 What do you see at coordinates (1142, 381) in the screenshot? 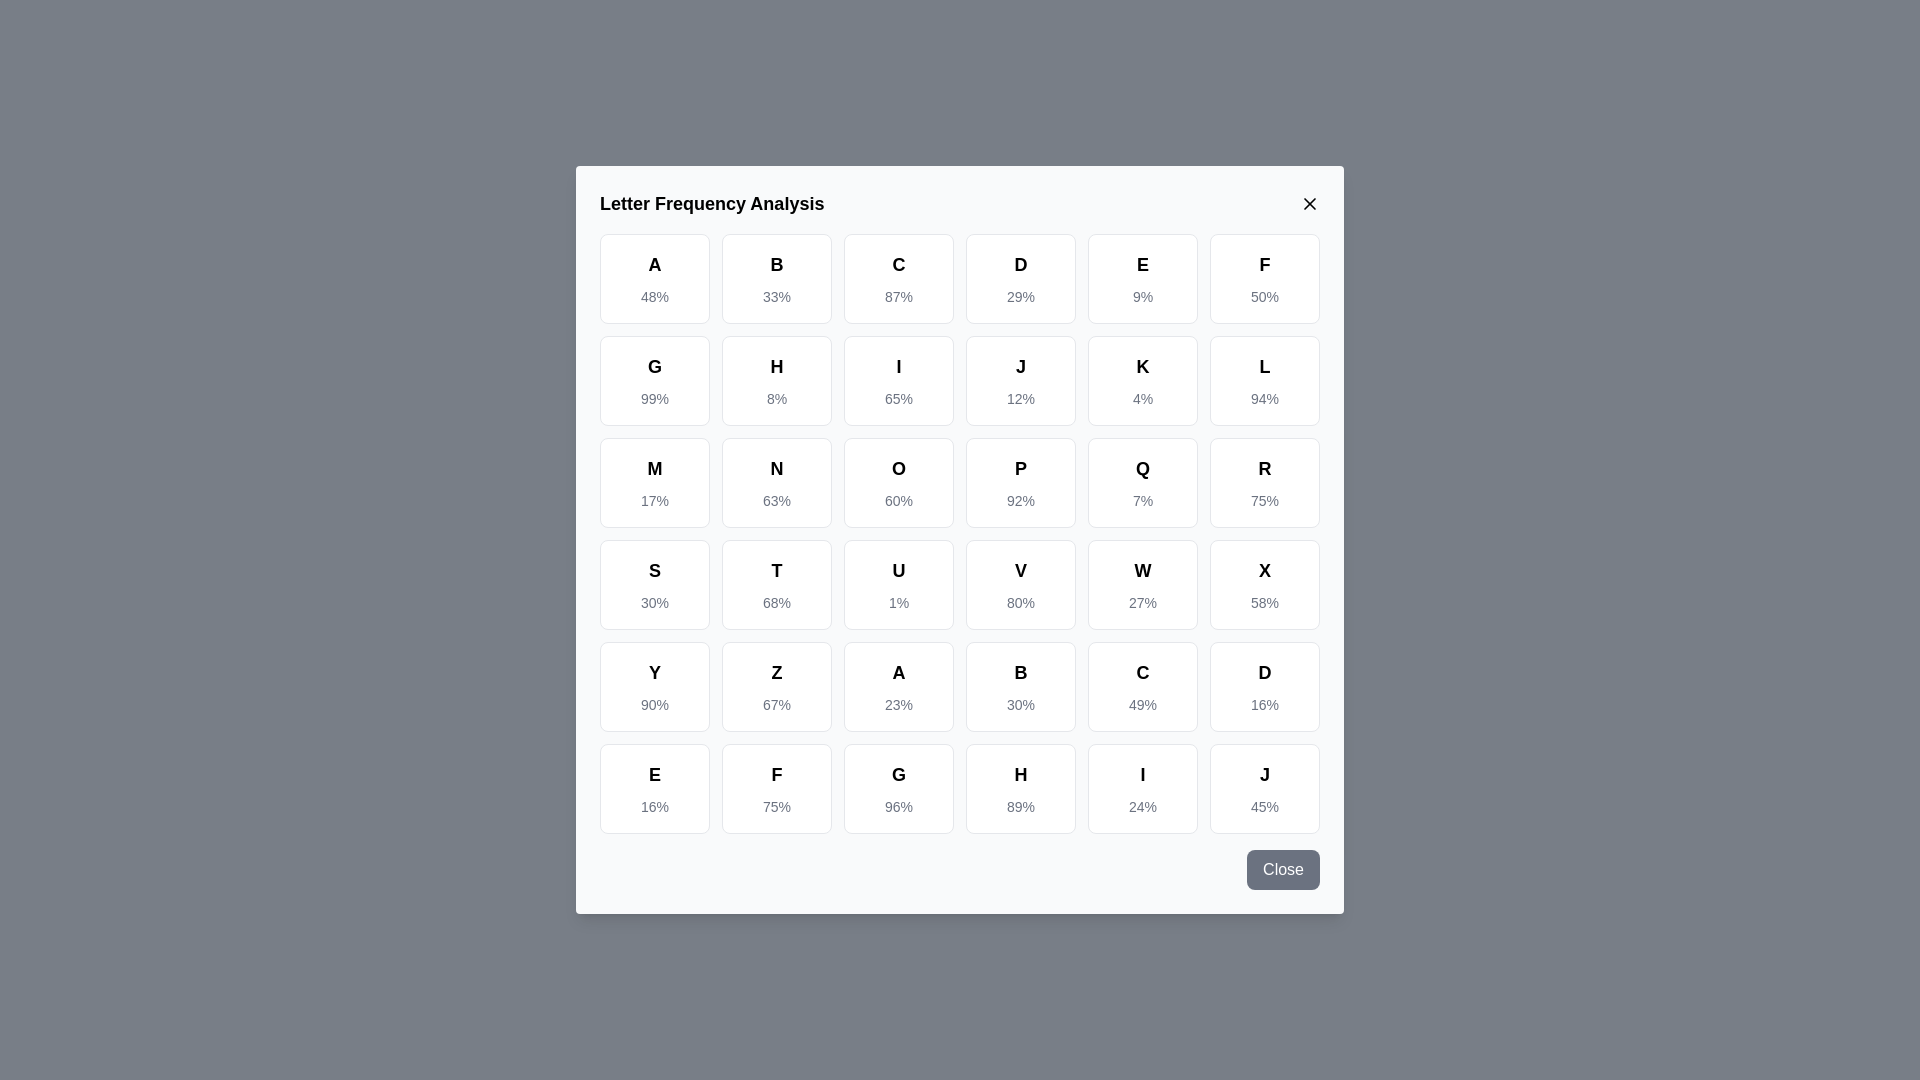
I see `the cell corresponding to the letter K` at bounding box center [1142, 381].